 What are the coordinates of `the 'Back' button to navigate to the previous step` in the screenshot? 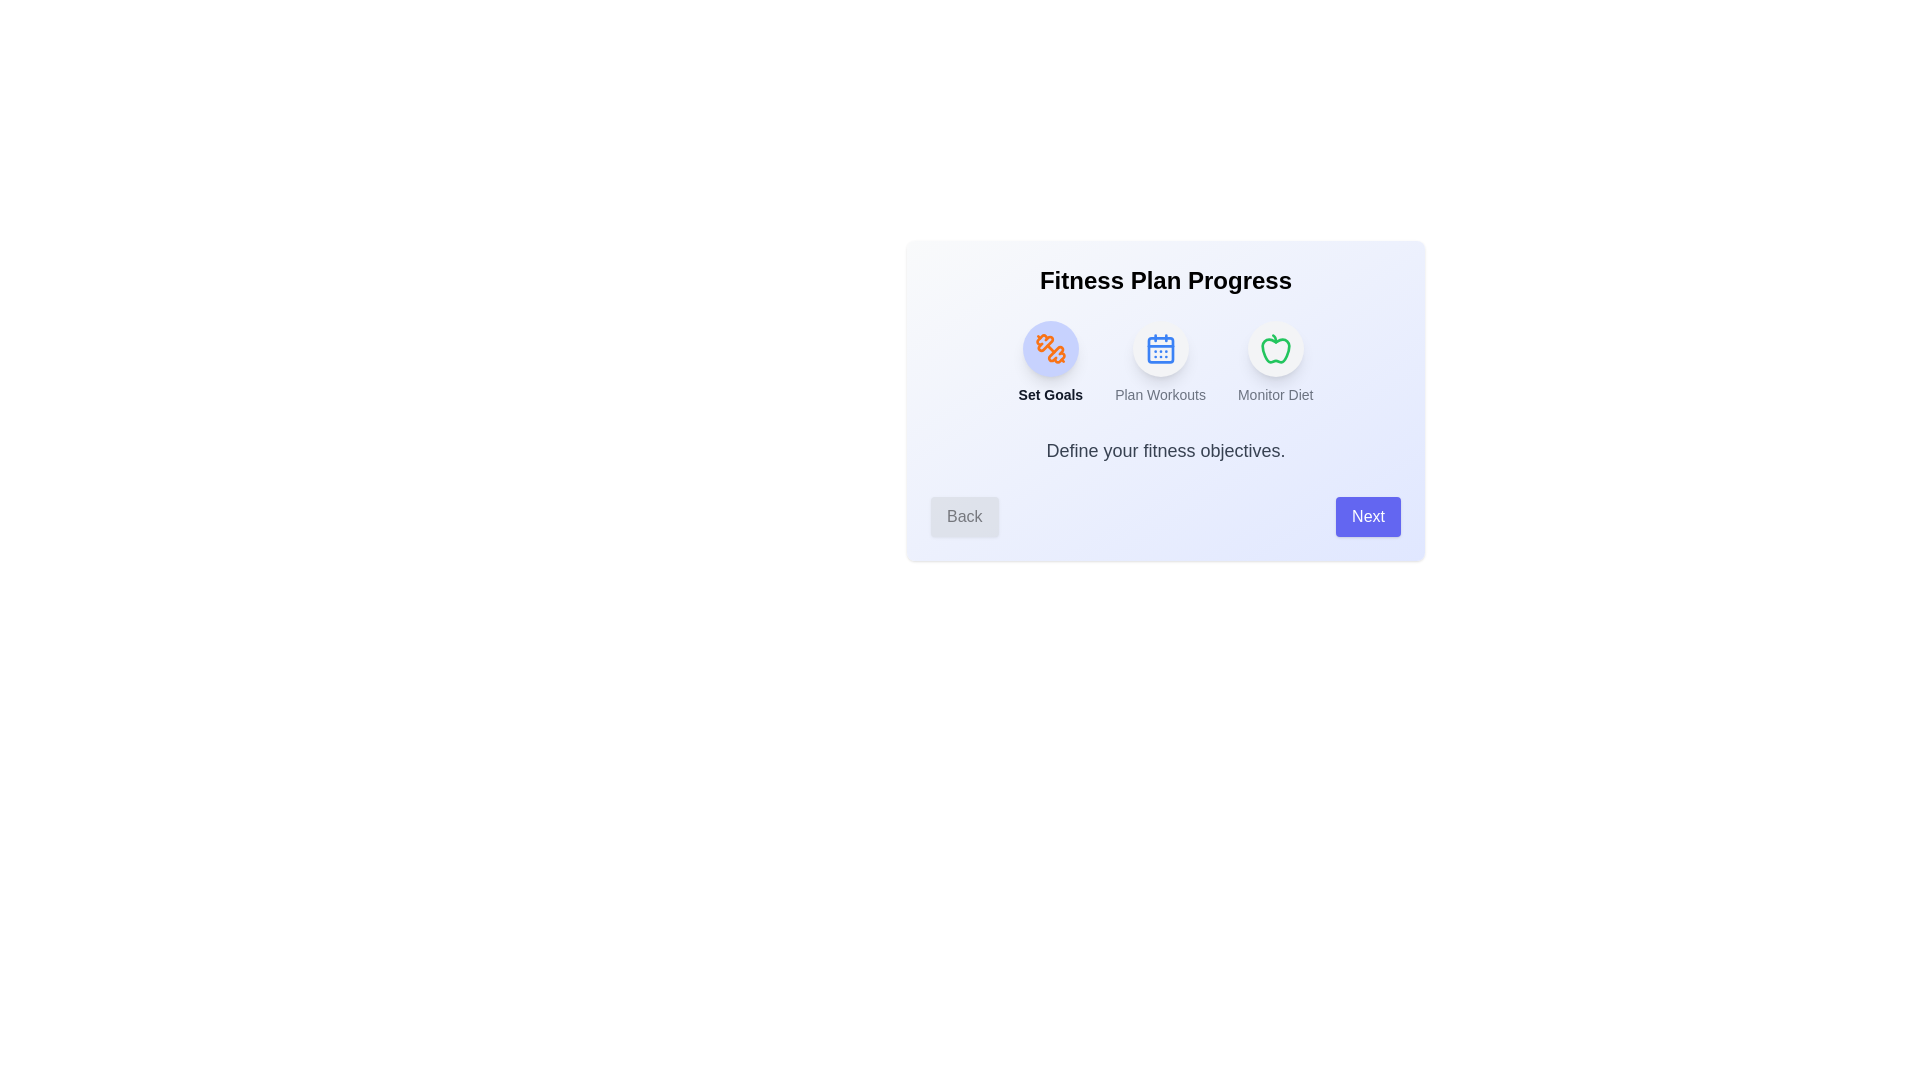 It's located at (964, 515).